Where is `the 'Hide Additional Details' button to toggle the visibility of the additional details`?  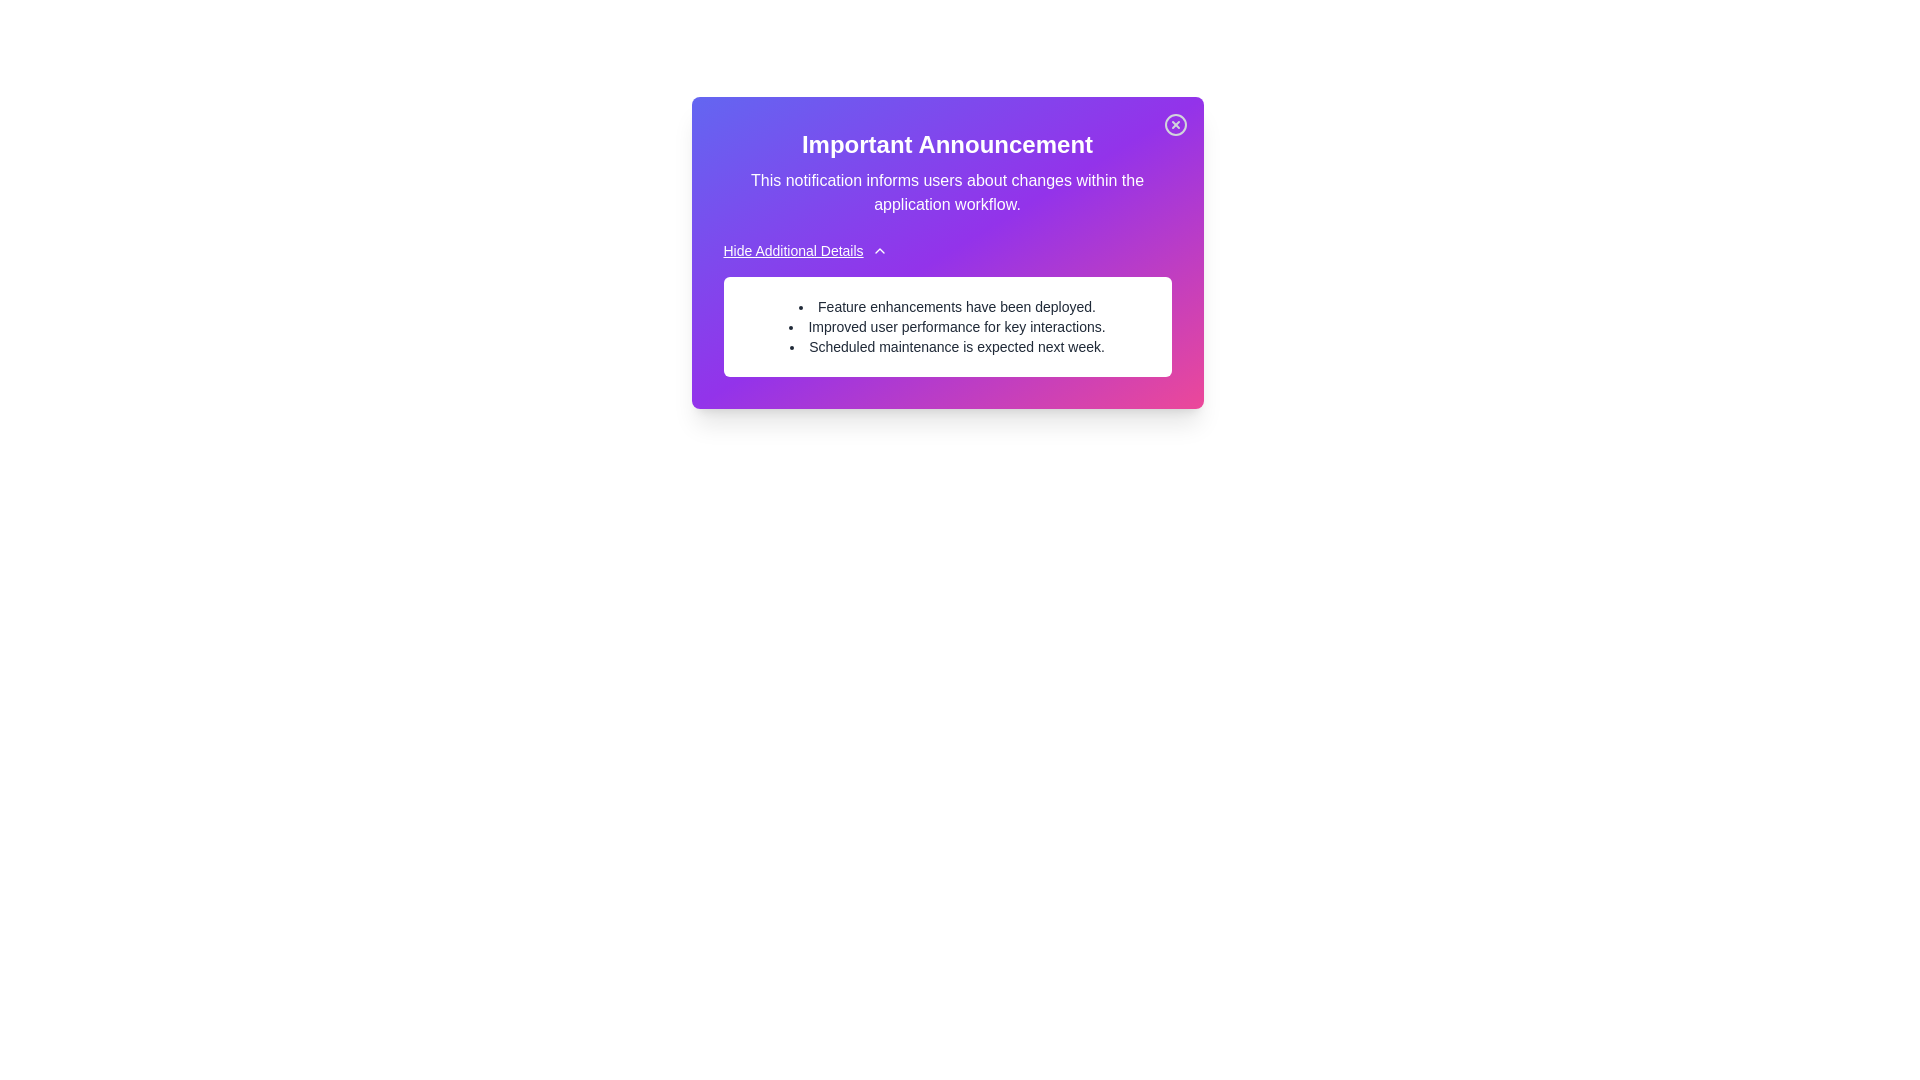 the 'Hide Additional Details' button to toggle the visibility of the additional details is located at coordinates (805, 249).